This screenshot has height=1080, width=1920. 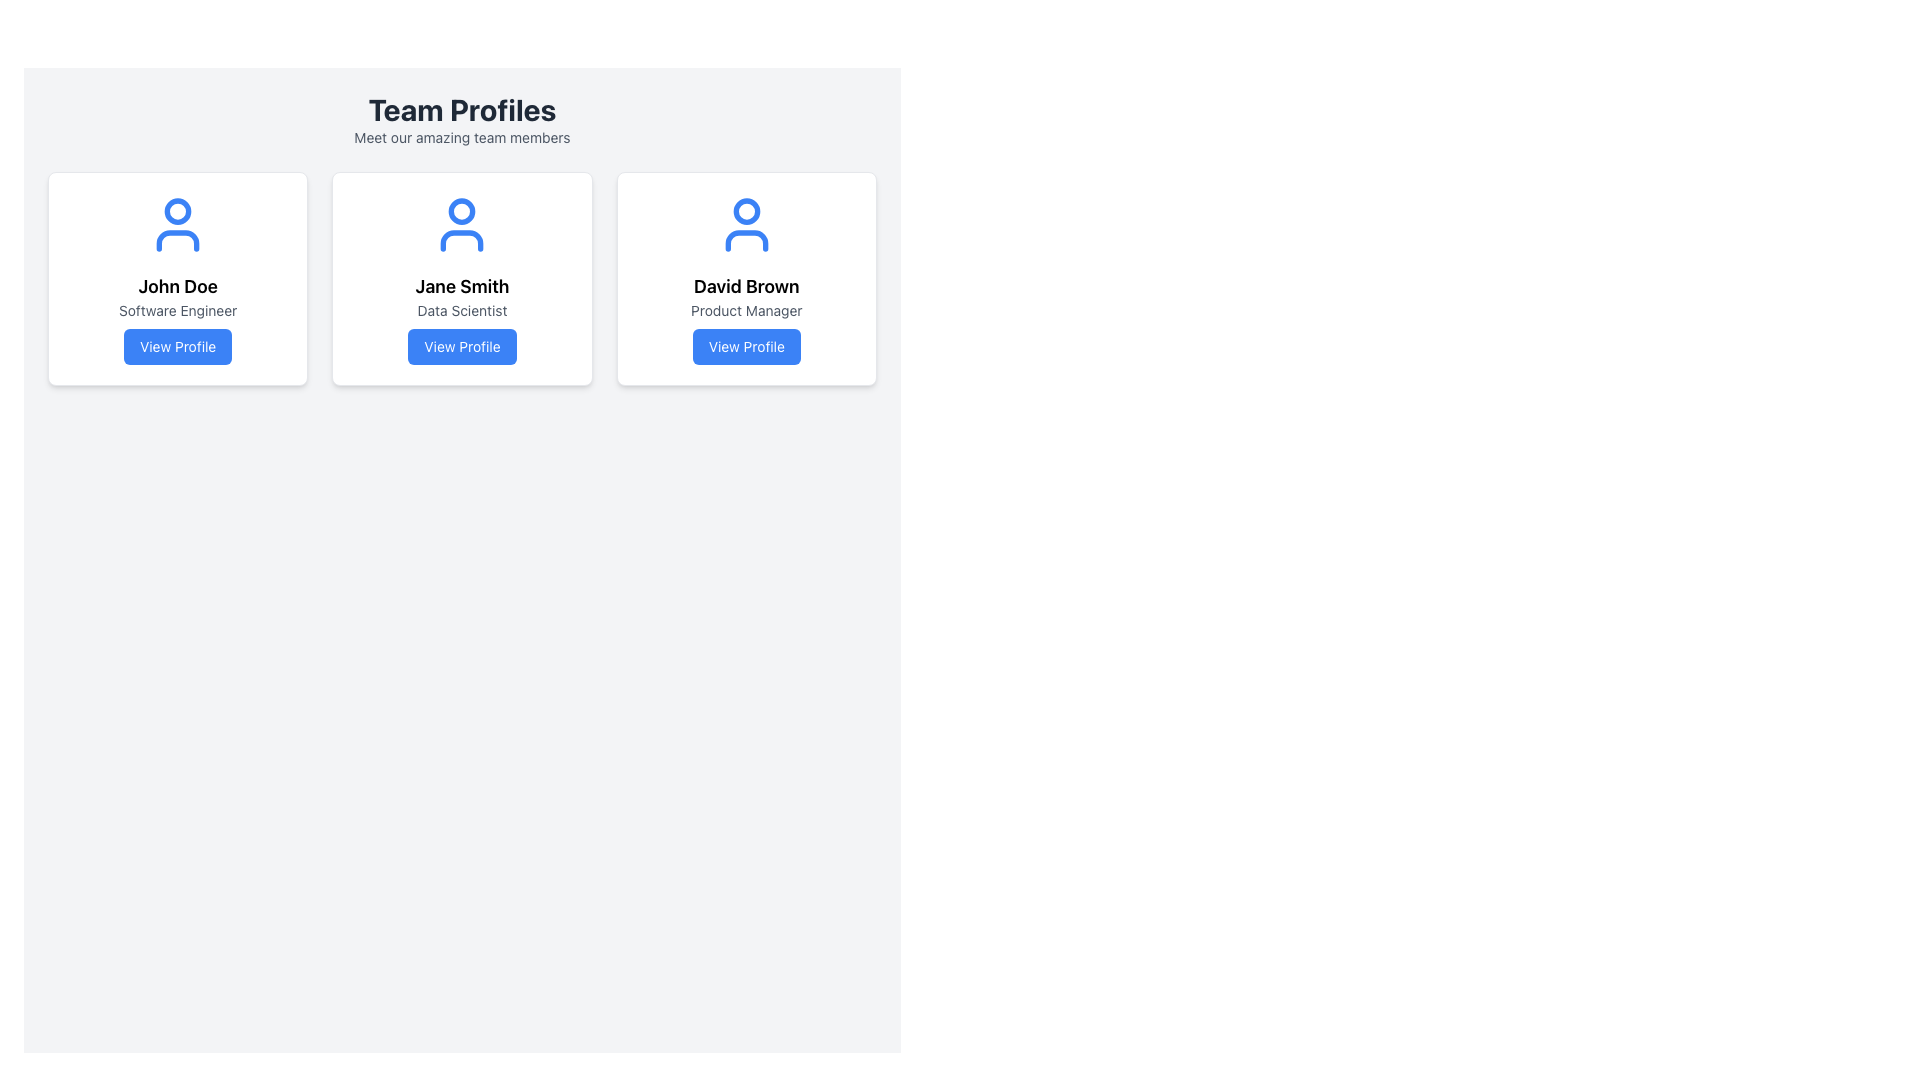 I want to click on the user information card located in the top-left corner of the grid layout, so click(x=178, y=278).